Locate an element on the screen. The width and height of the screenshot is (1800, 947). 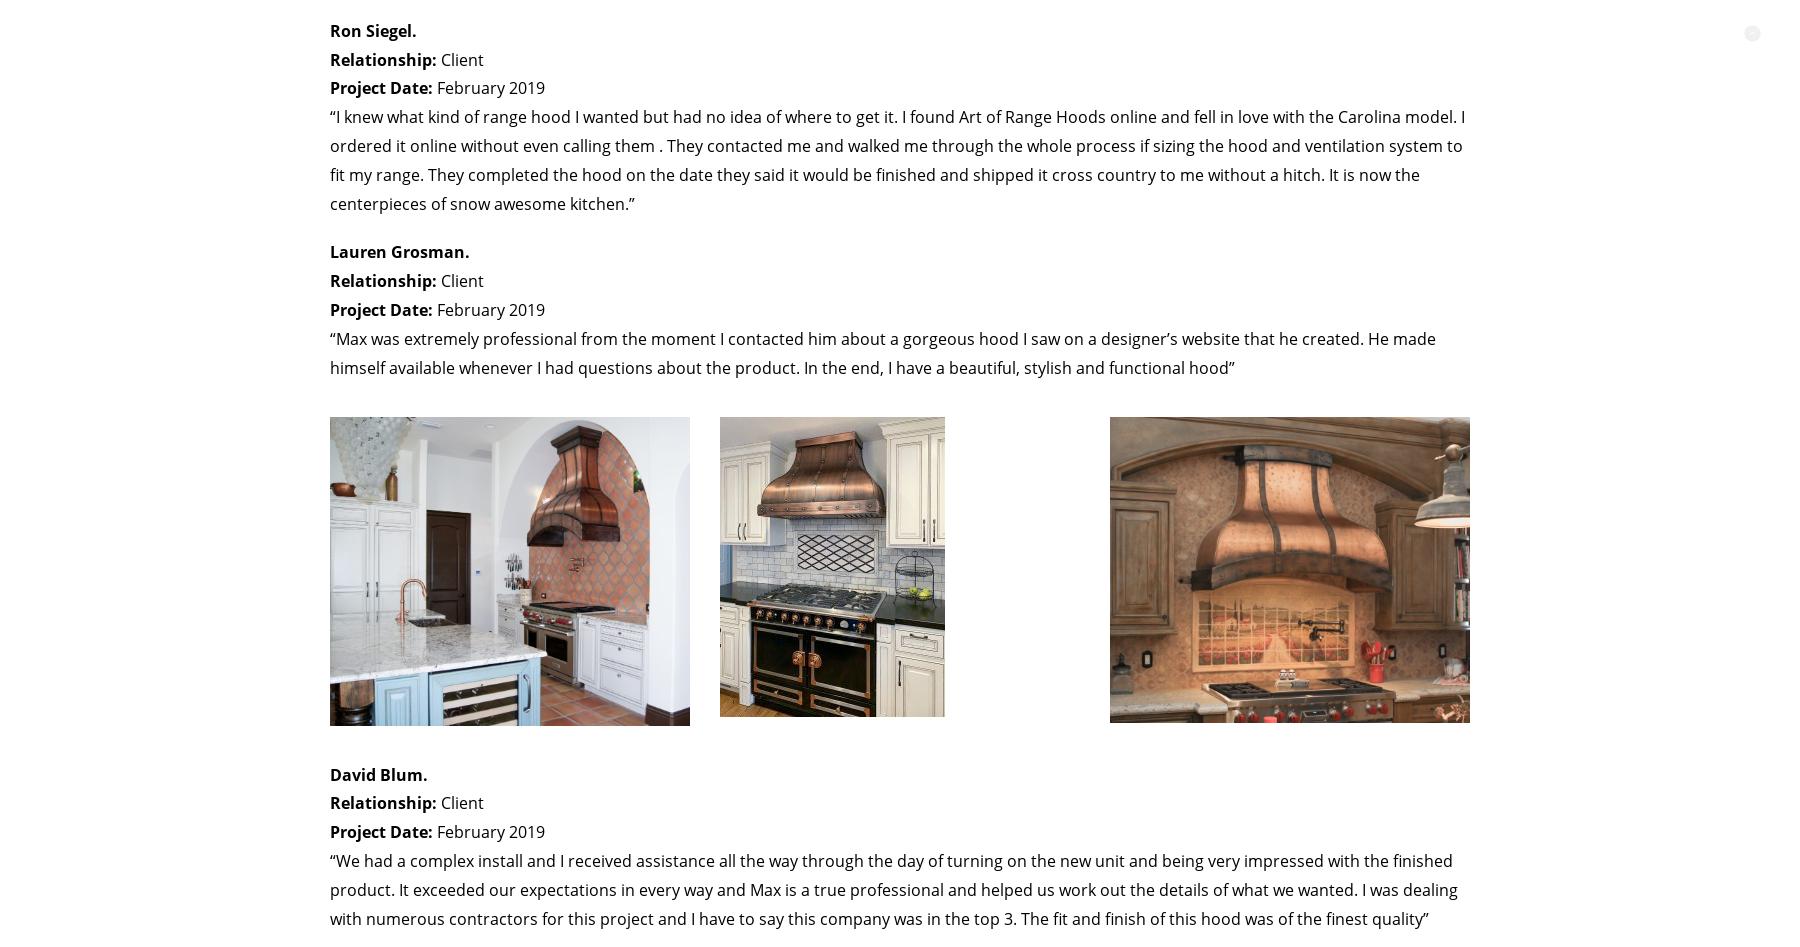
'Lauren Grosman.' is located at coordinates (399, 251).